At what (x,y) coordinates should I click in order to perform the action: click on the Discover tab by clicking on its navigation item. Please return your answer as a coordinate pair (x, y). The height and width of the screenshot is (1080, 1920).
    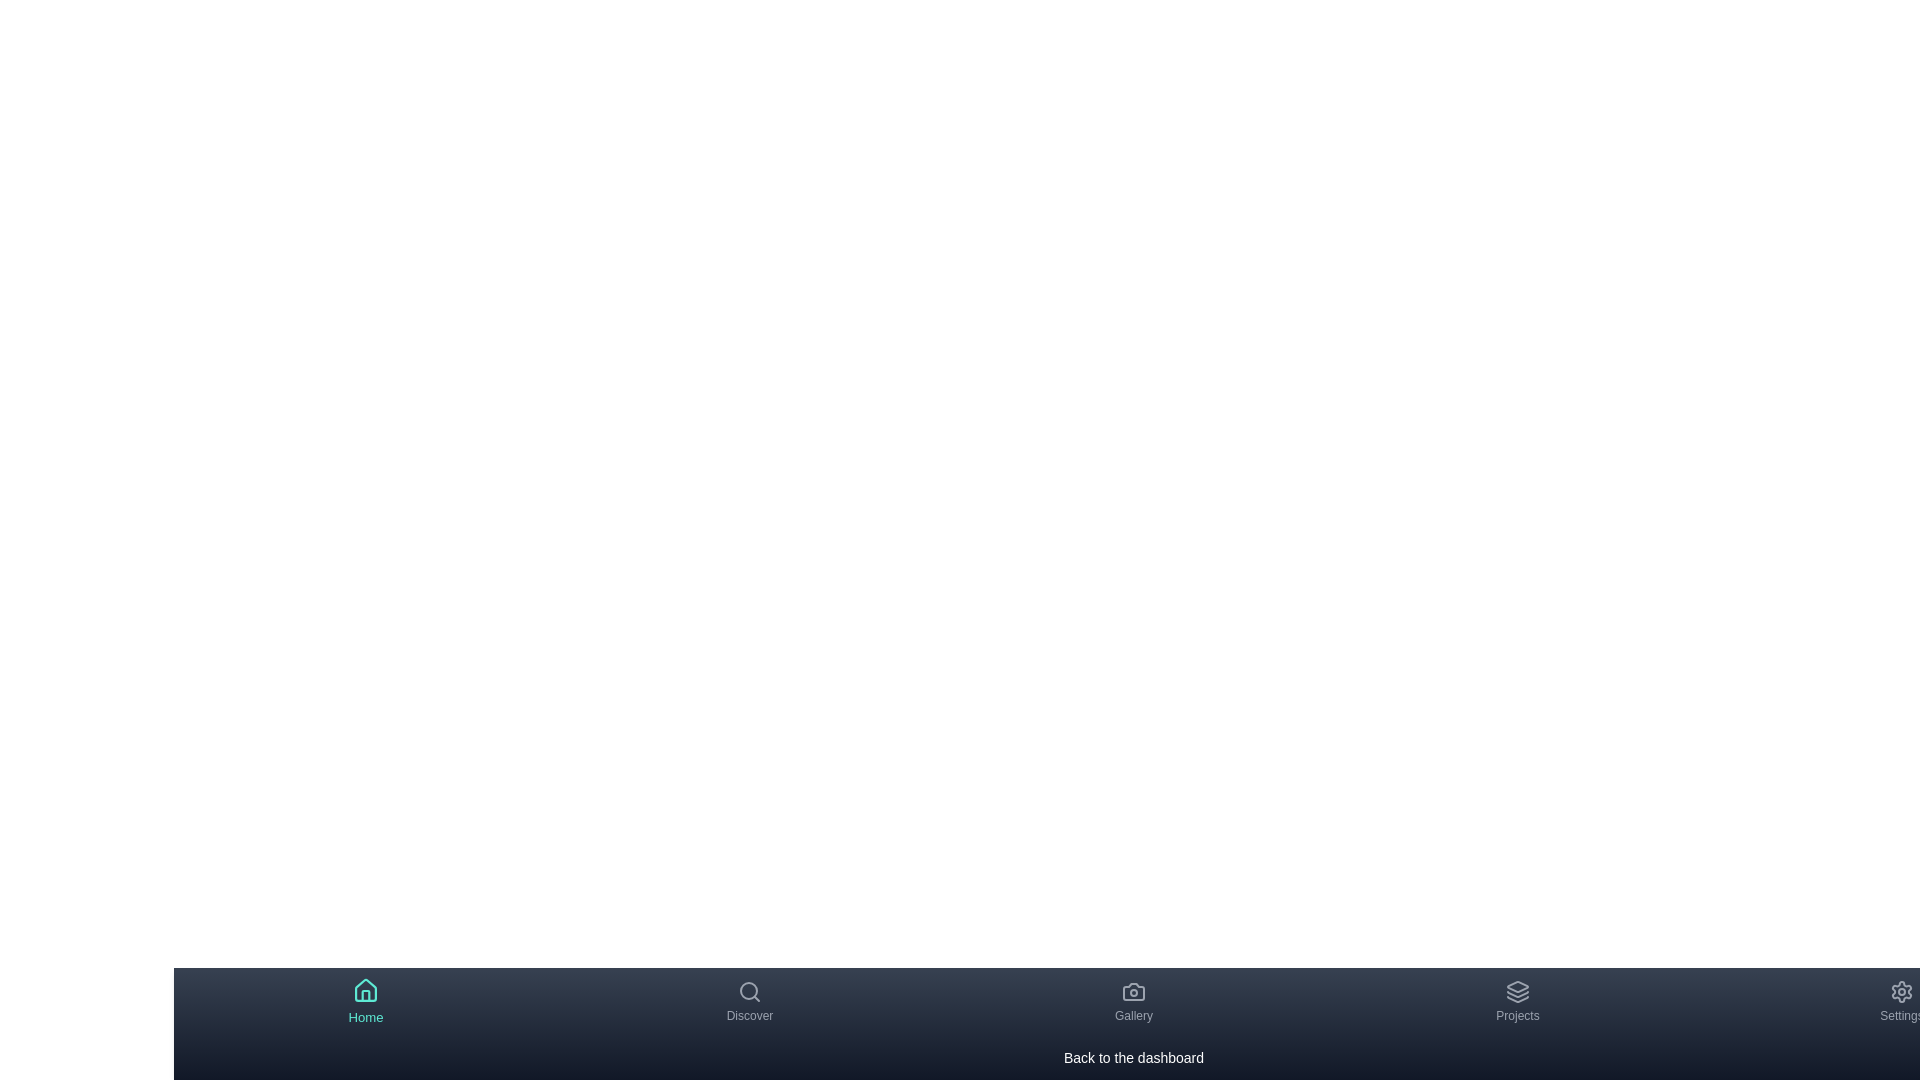
    Looking at the image, I should click on (748, 1002).